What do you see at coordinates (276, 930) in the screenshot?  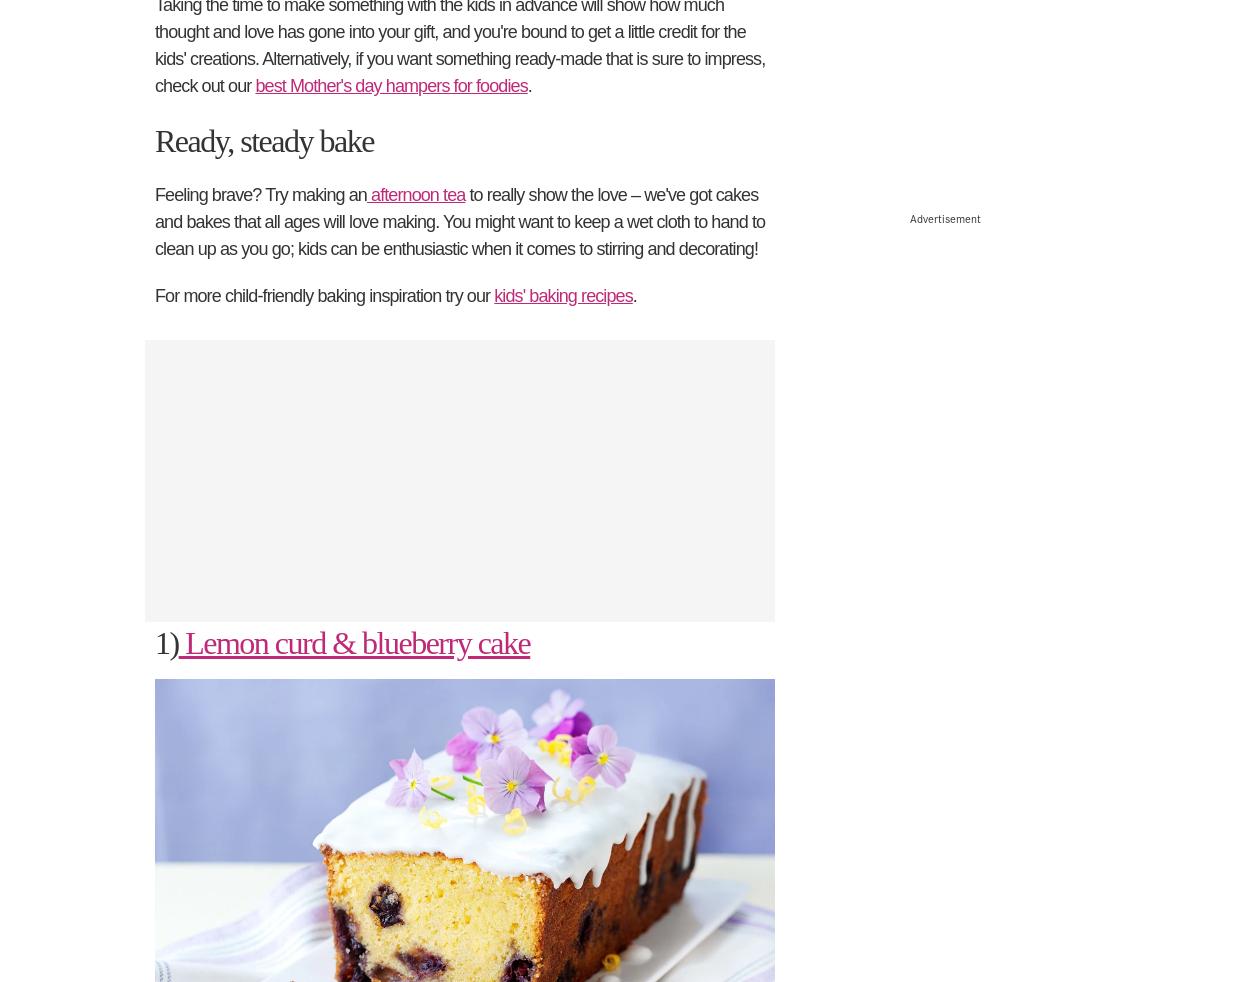 I see `'Contact BBC Studios'` at bounding box center [276, 930].